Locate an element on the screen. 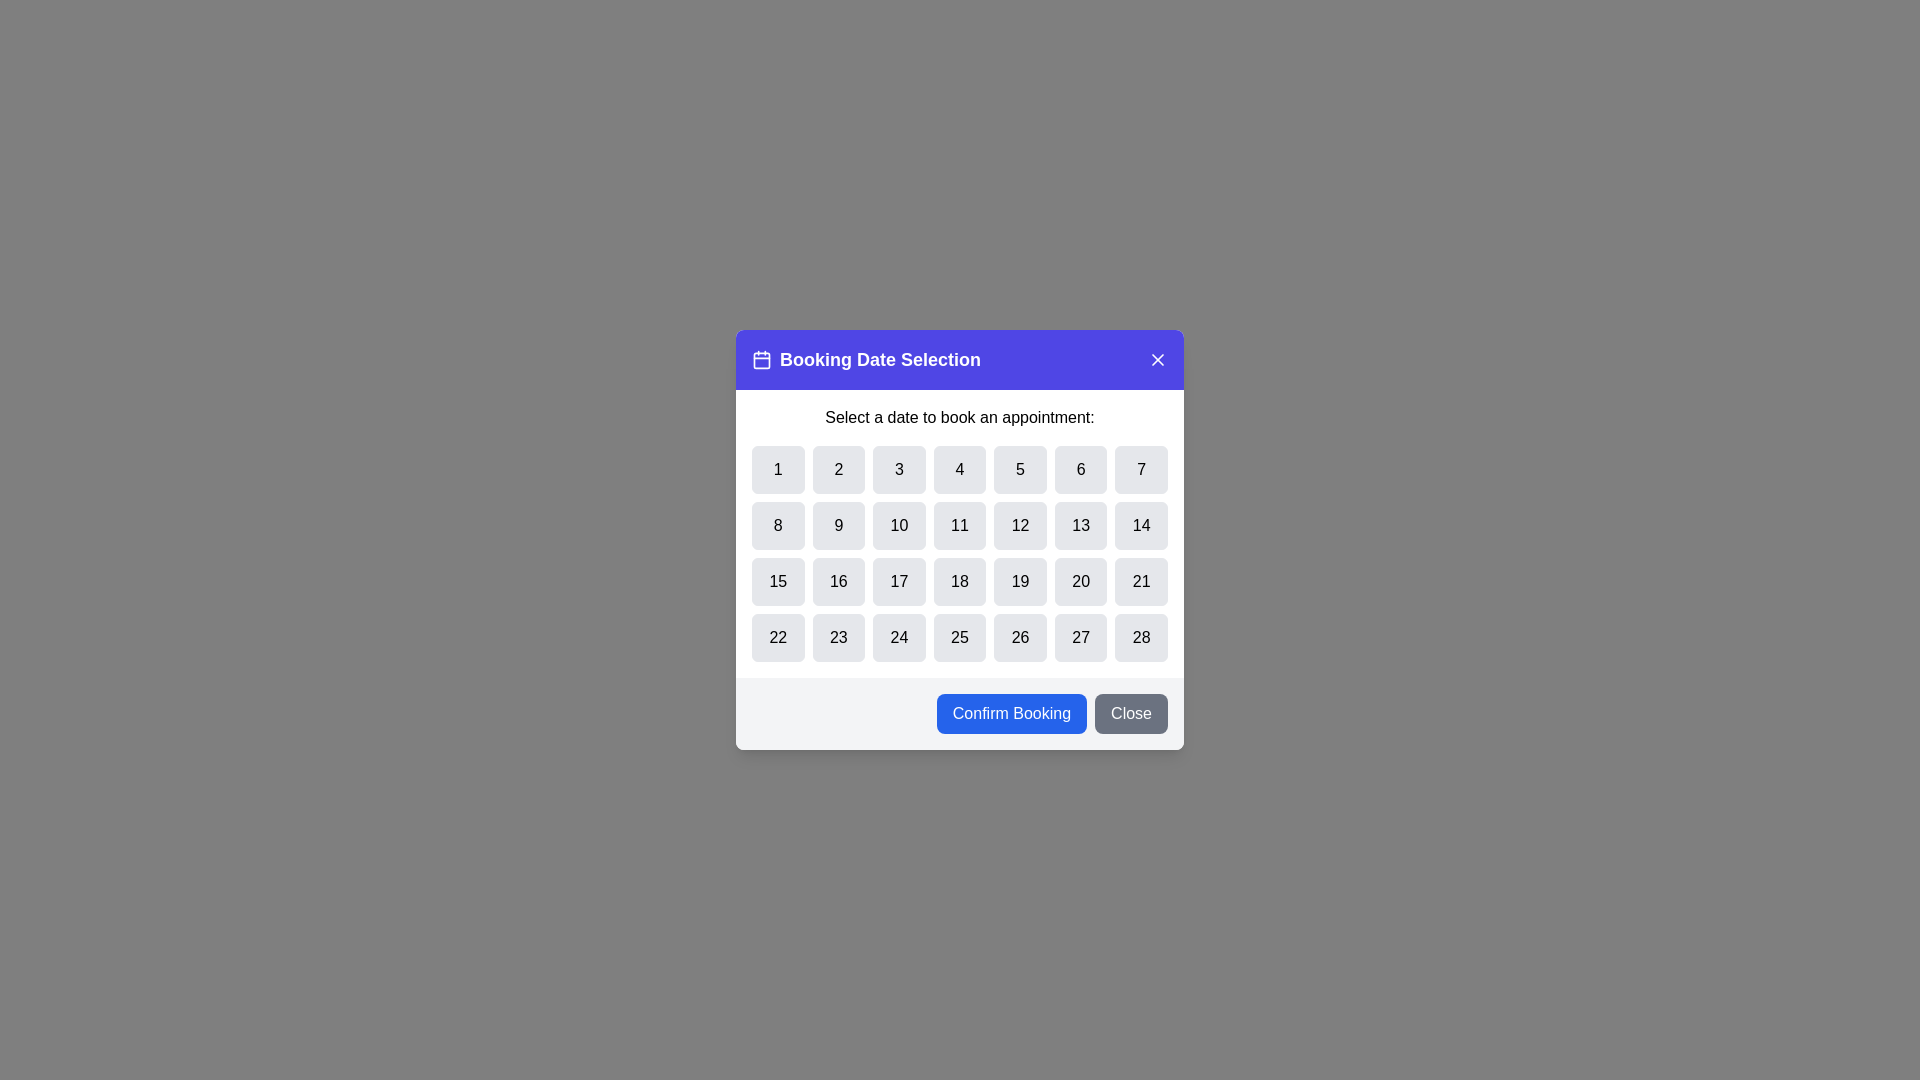 This screenshot has width=1920, height=1080. the 'Confirm Booking' button to confirm the booking is located at coordinates (1012, 712).